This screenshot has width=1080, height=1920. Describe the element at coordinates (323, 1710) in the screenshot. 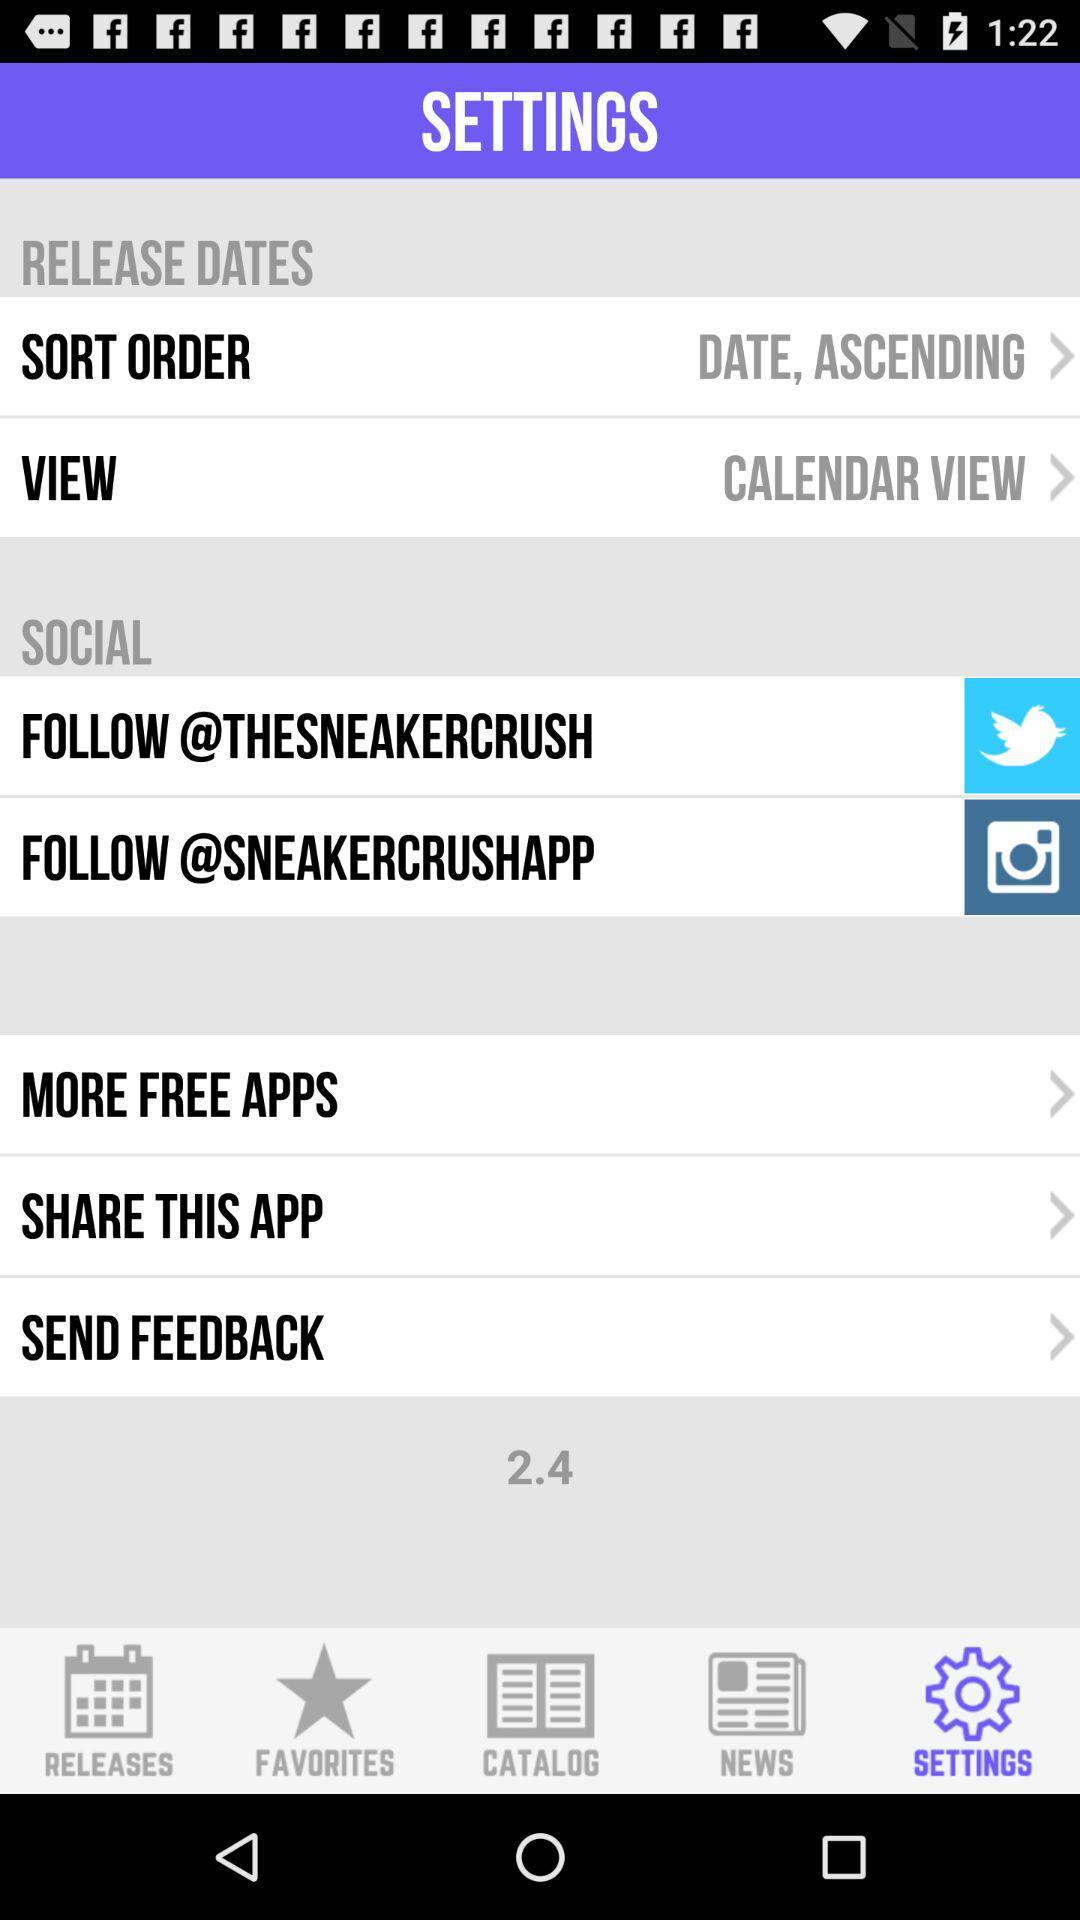

I see `shows favourite icon` at that location.